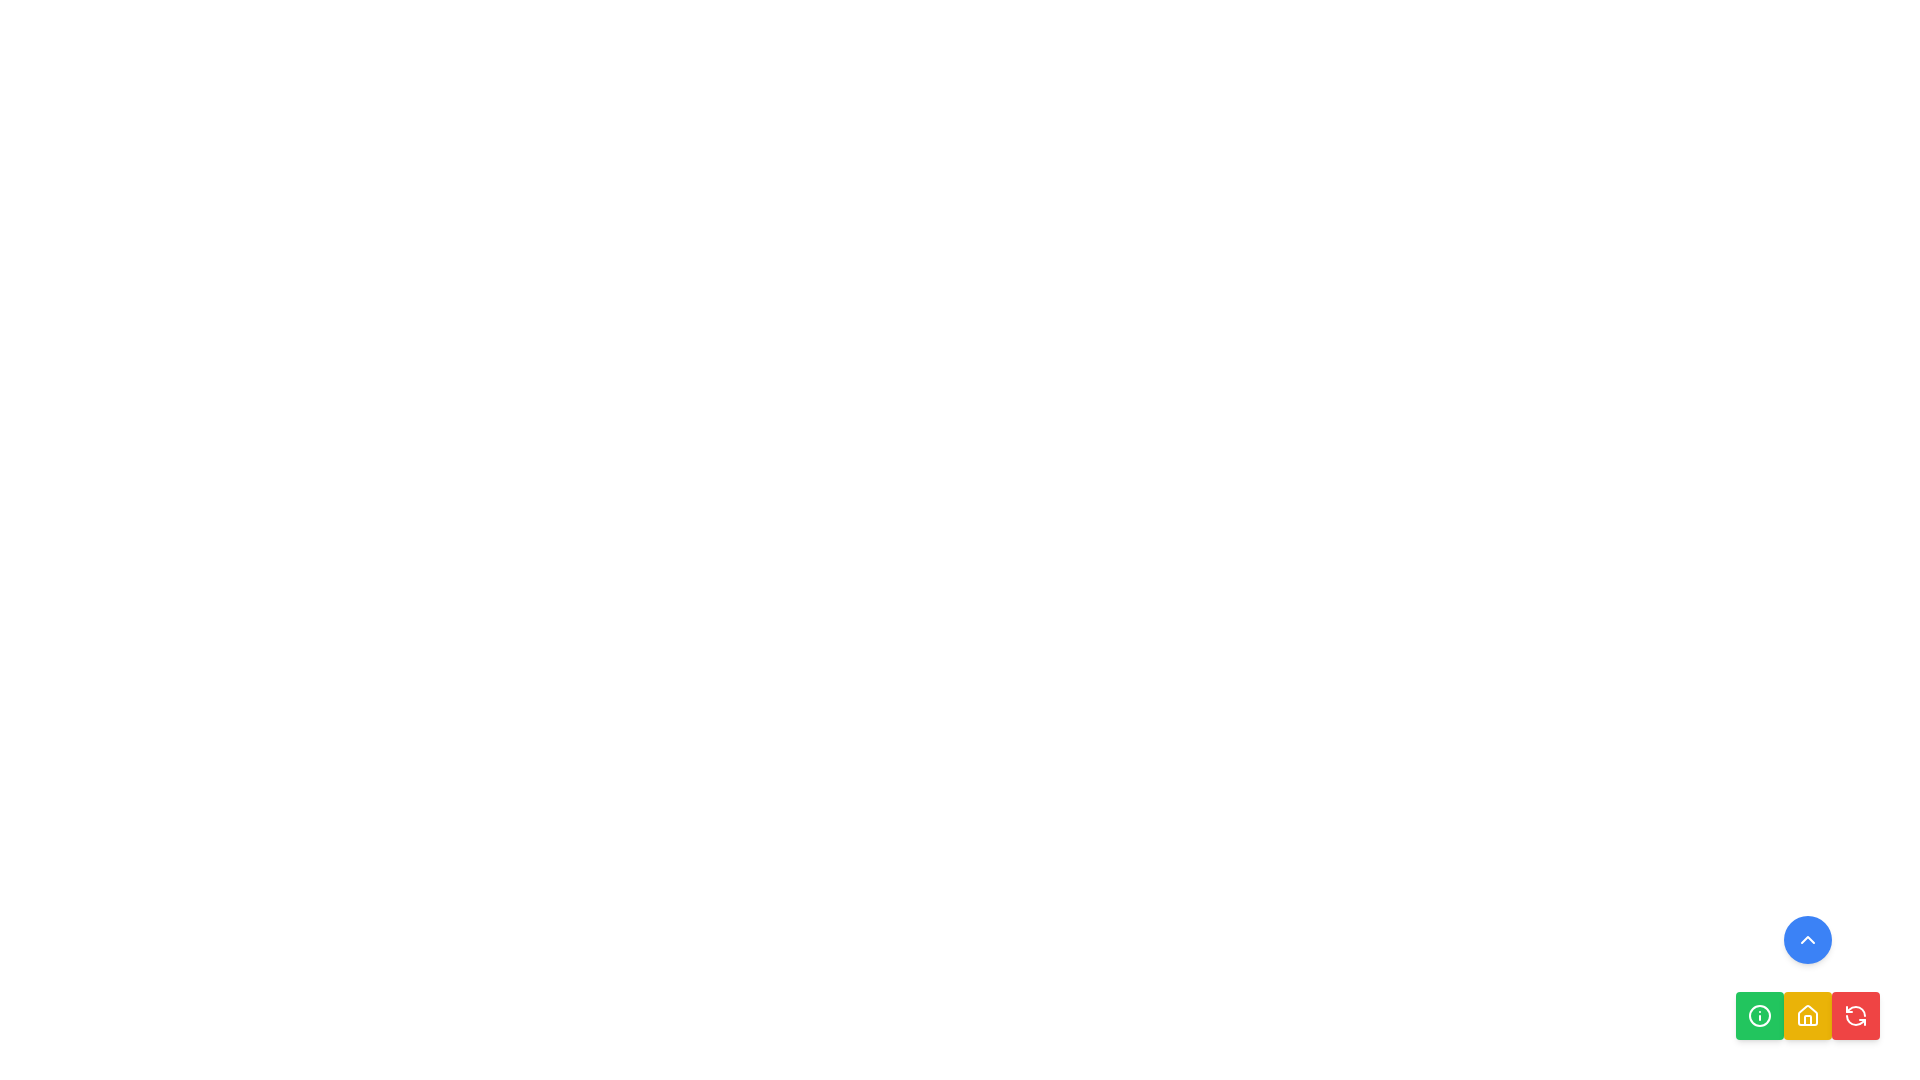  Describe the element at coordinates (1808, 1015) in the screenshot. I see `the yellow rounded rectangle button with a white house icon centered on it` at that location.